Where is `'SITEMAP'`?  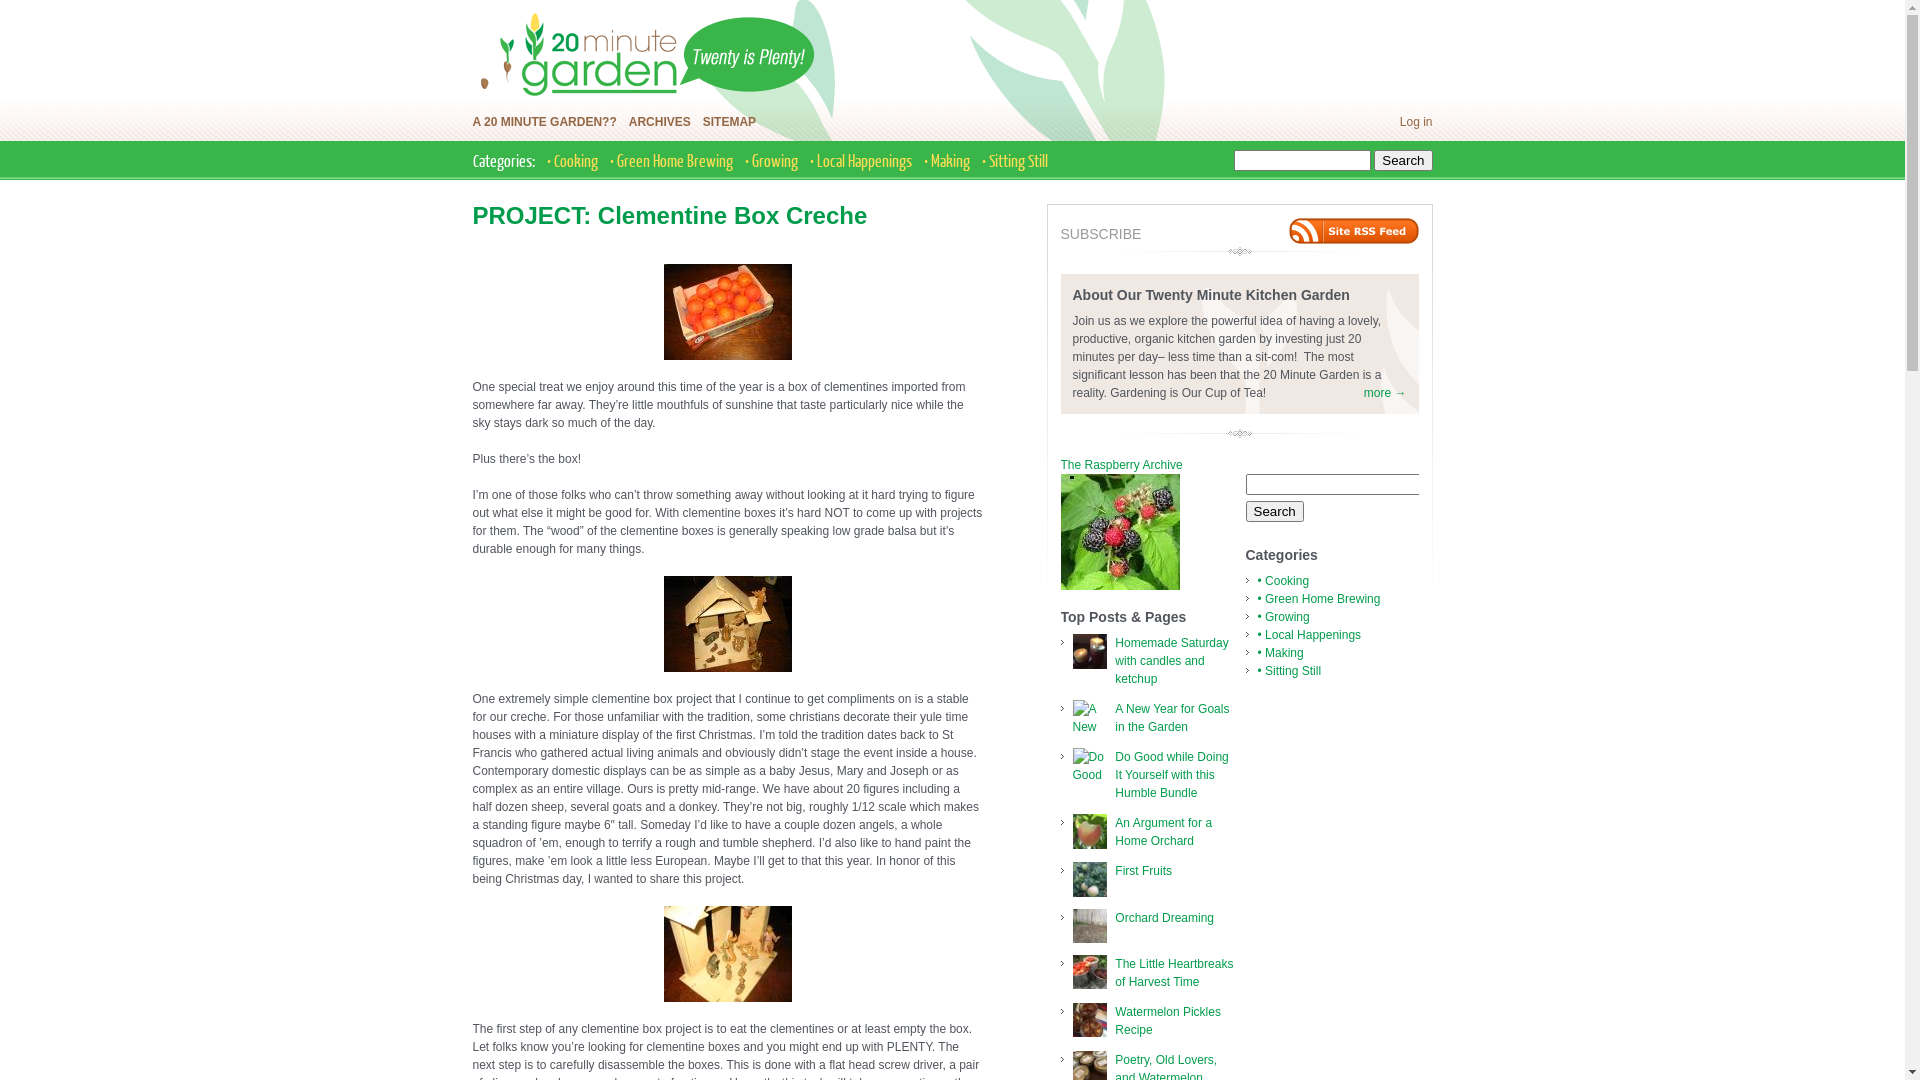 'SITEMAP' is located at coordinates (728, 122).